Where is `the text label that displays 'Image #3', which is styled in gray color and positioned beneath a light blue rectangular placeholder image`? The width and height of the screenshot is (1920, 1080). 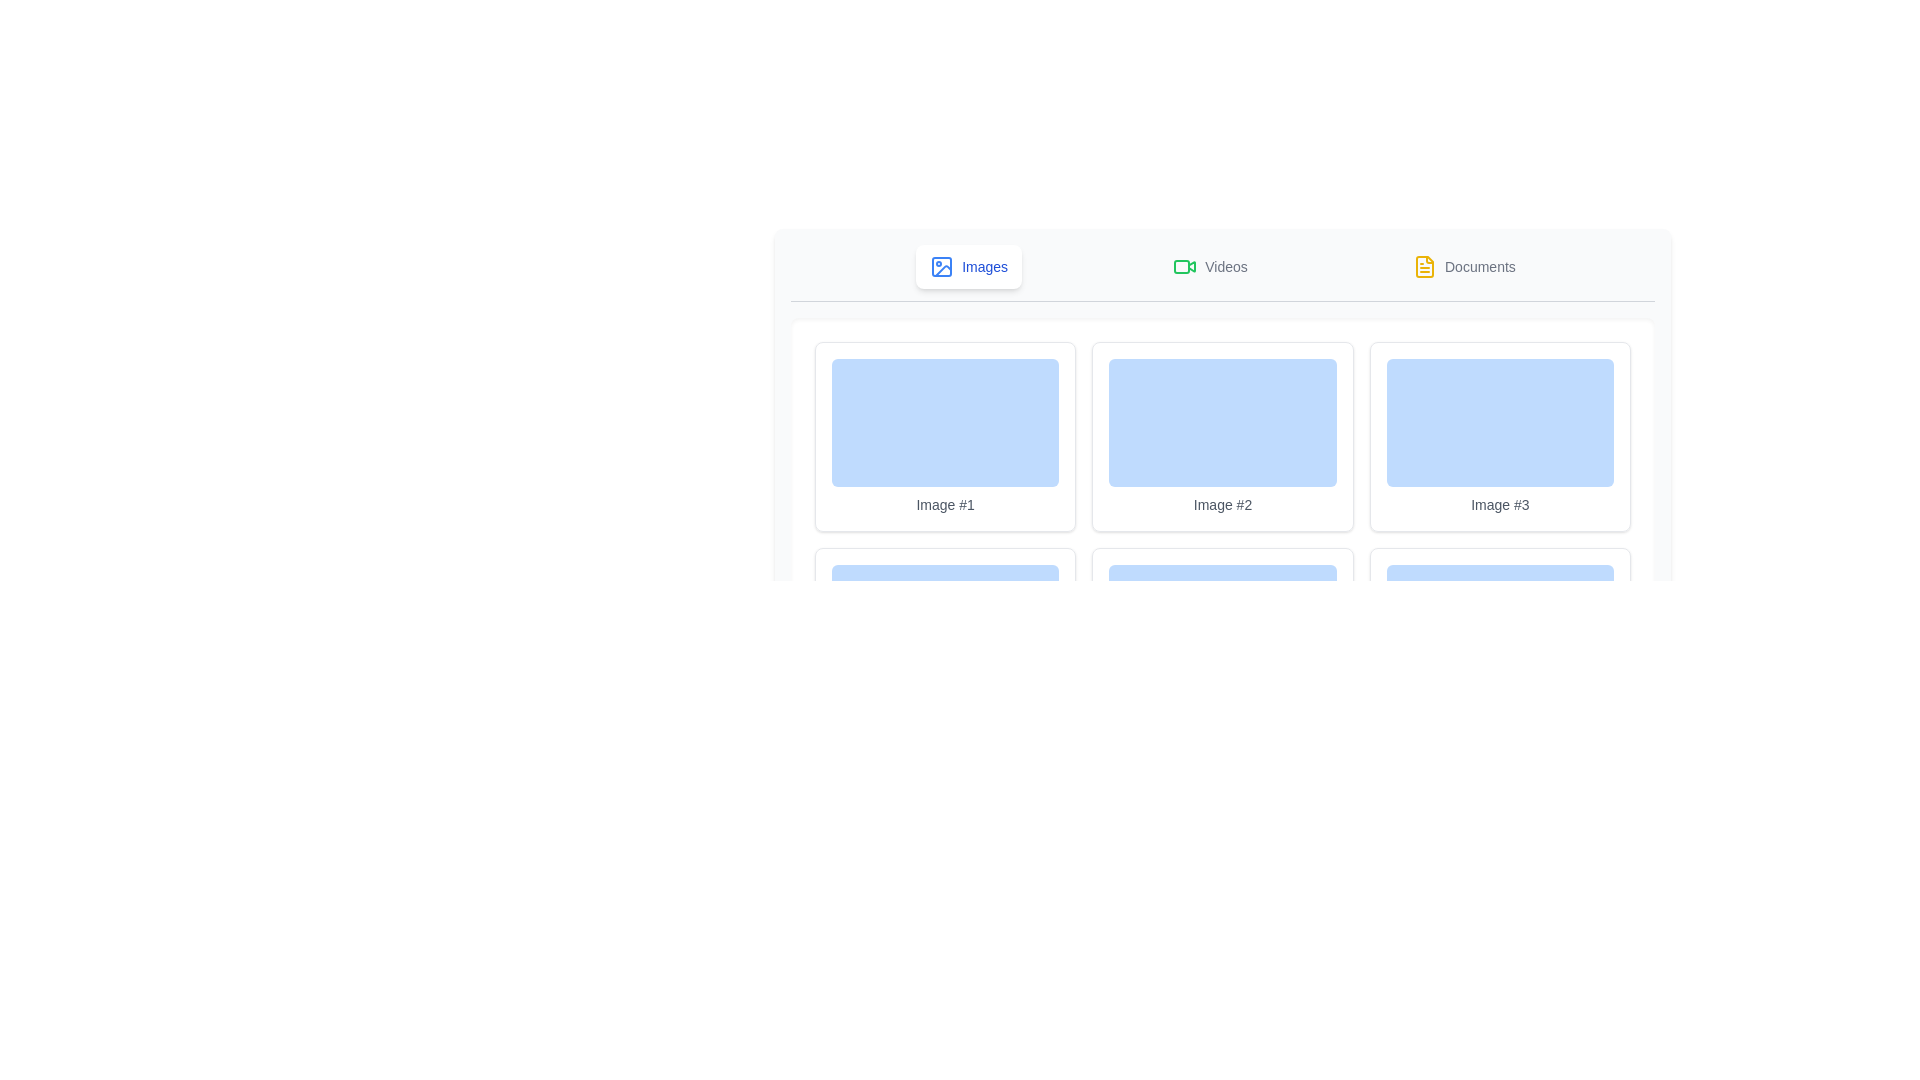 the text label that displays 'Image #3', which is styled in gray color and positioned beneath a light blue rectangular placeholder image is located at coordinates (1500, 504).